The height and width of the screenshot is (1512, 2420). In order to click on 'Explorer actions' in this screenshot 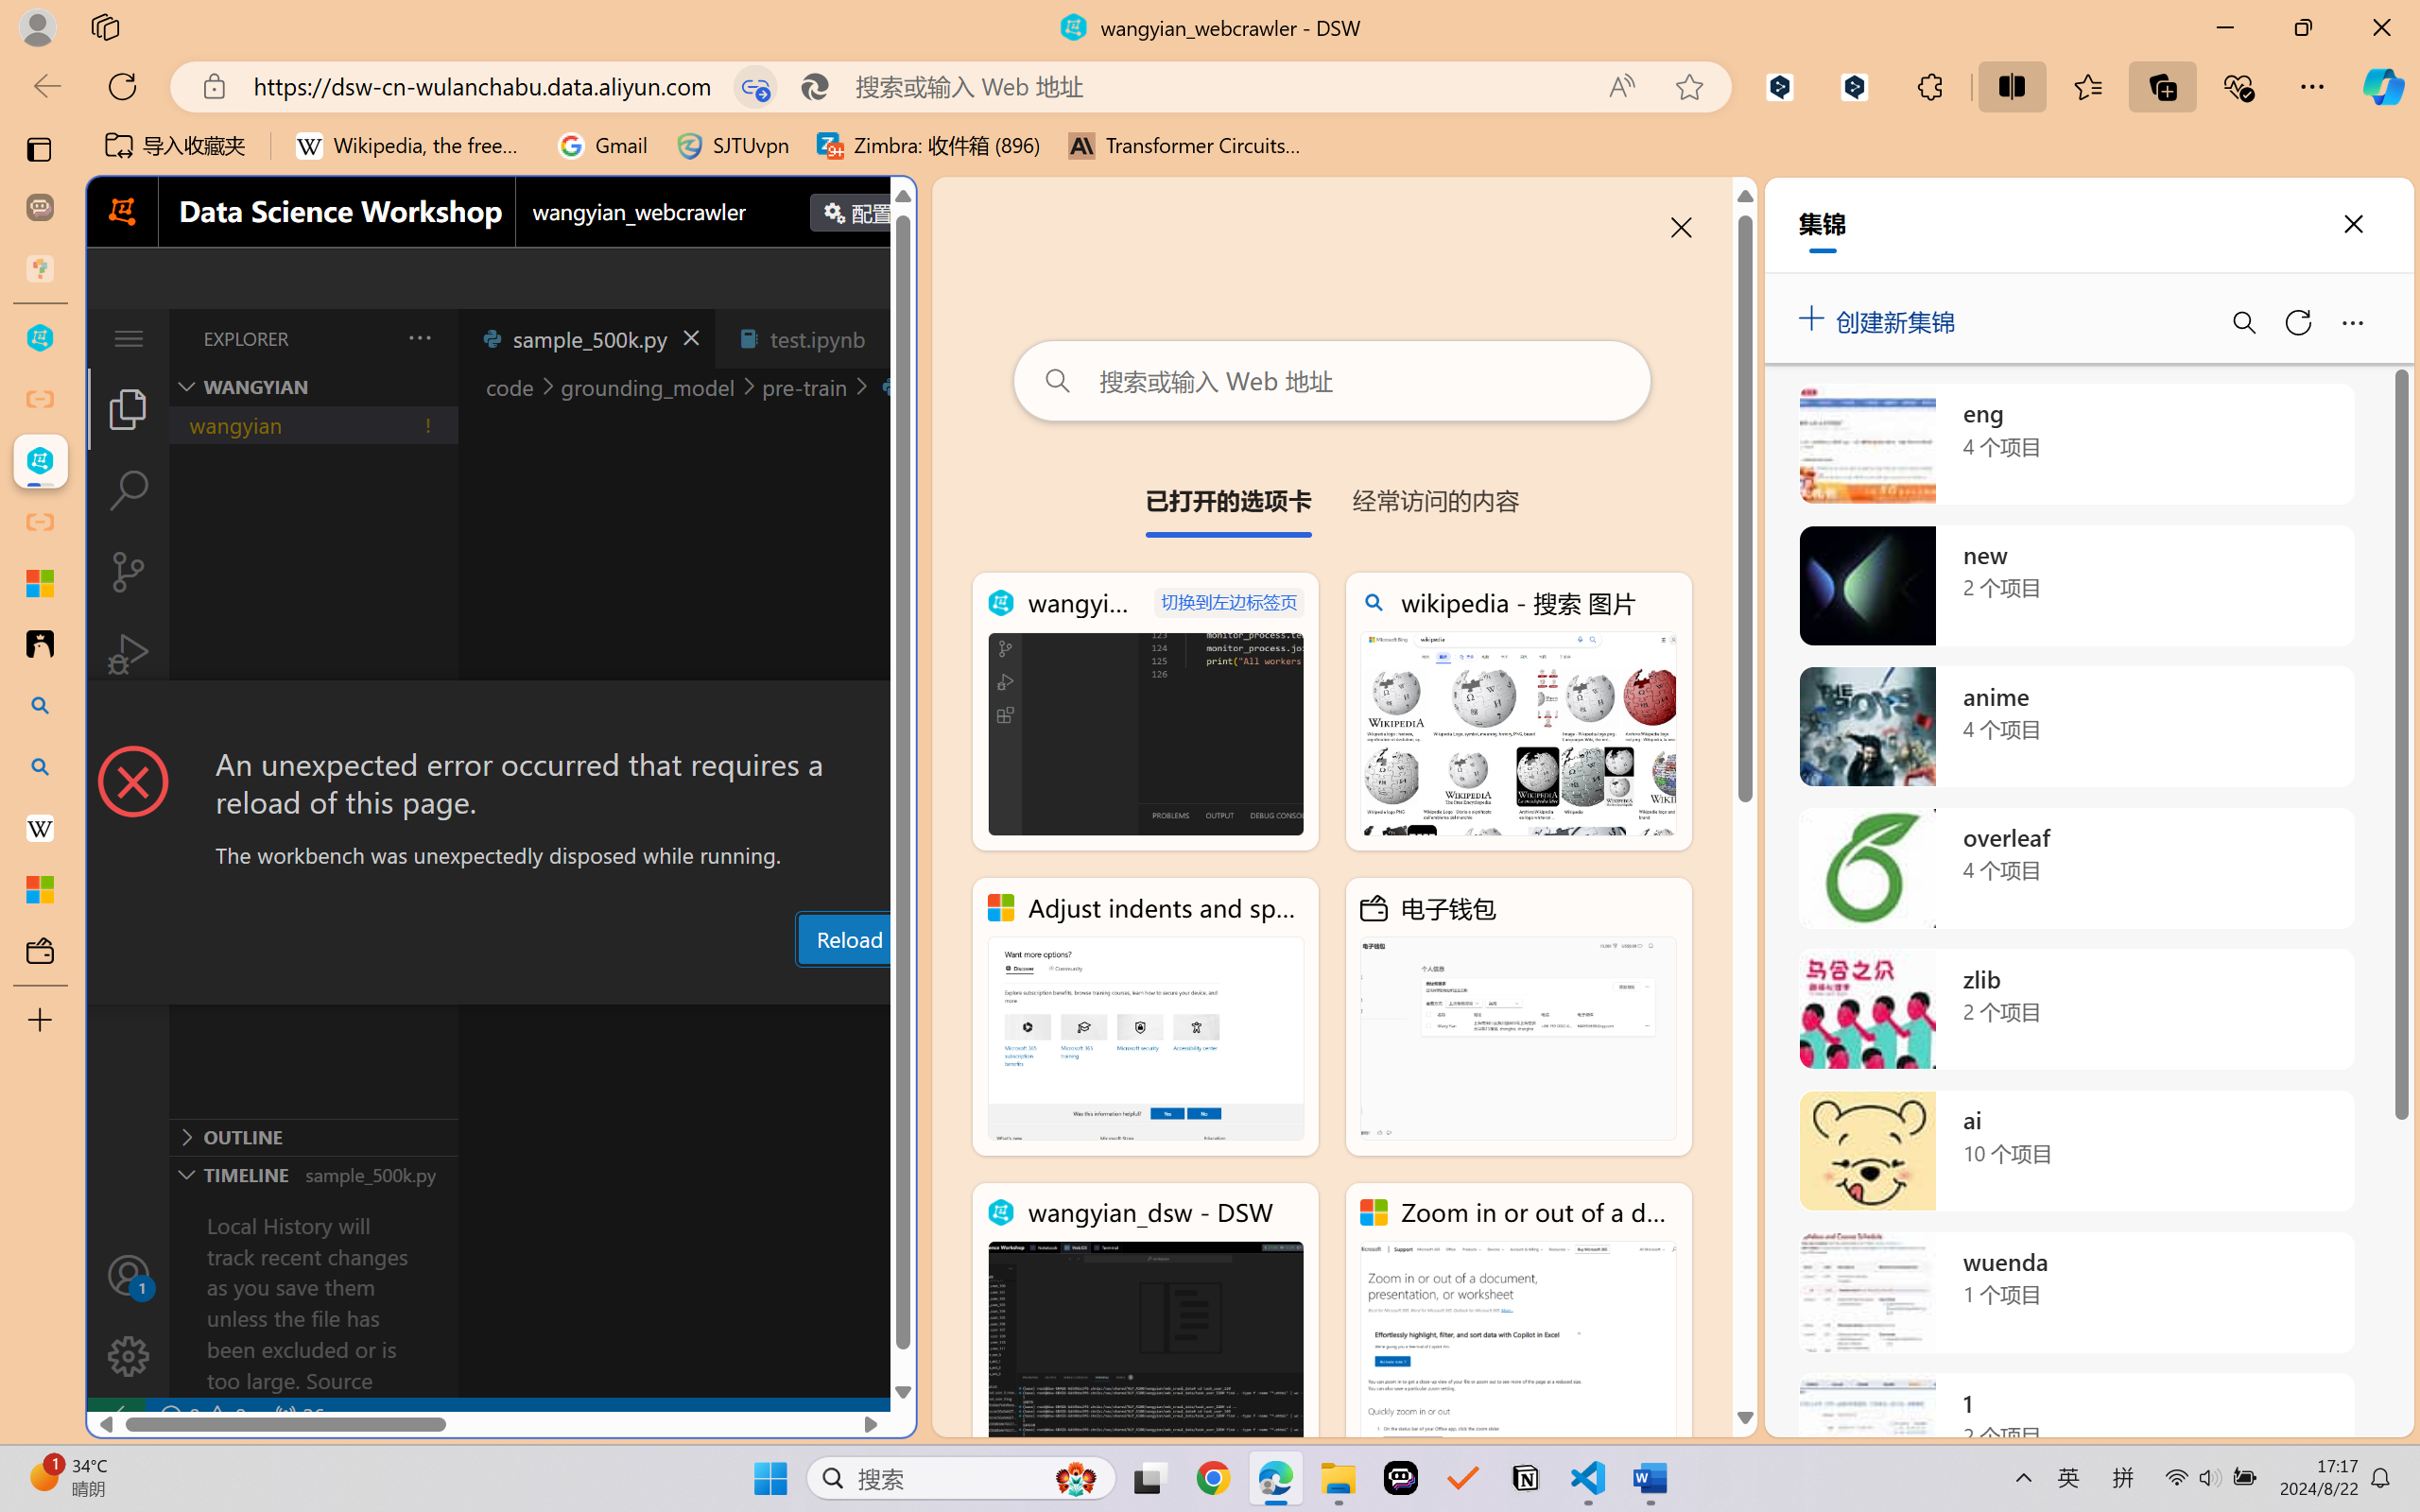, I will do `click(369, 337)`.